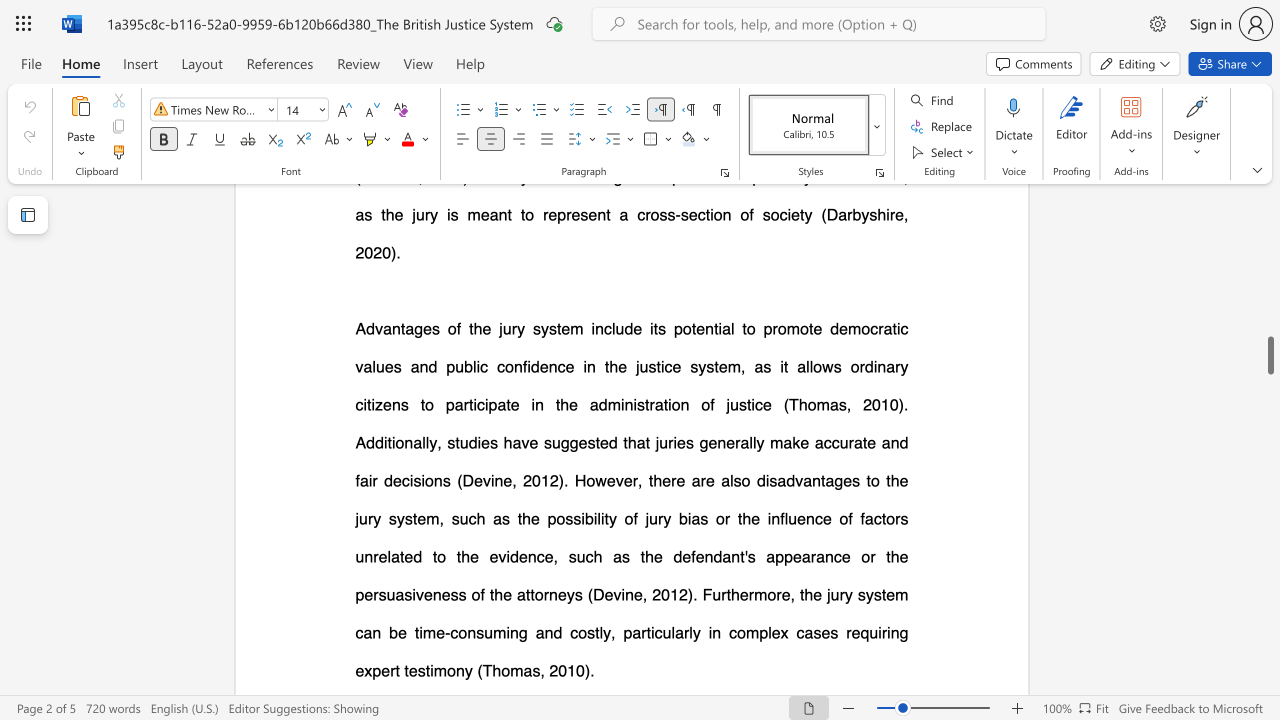  Describe the element at coordinates (1269, 290) in the screenshot. I see `the scrollbar to move the content higher` at that location.